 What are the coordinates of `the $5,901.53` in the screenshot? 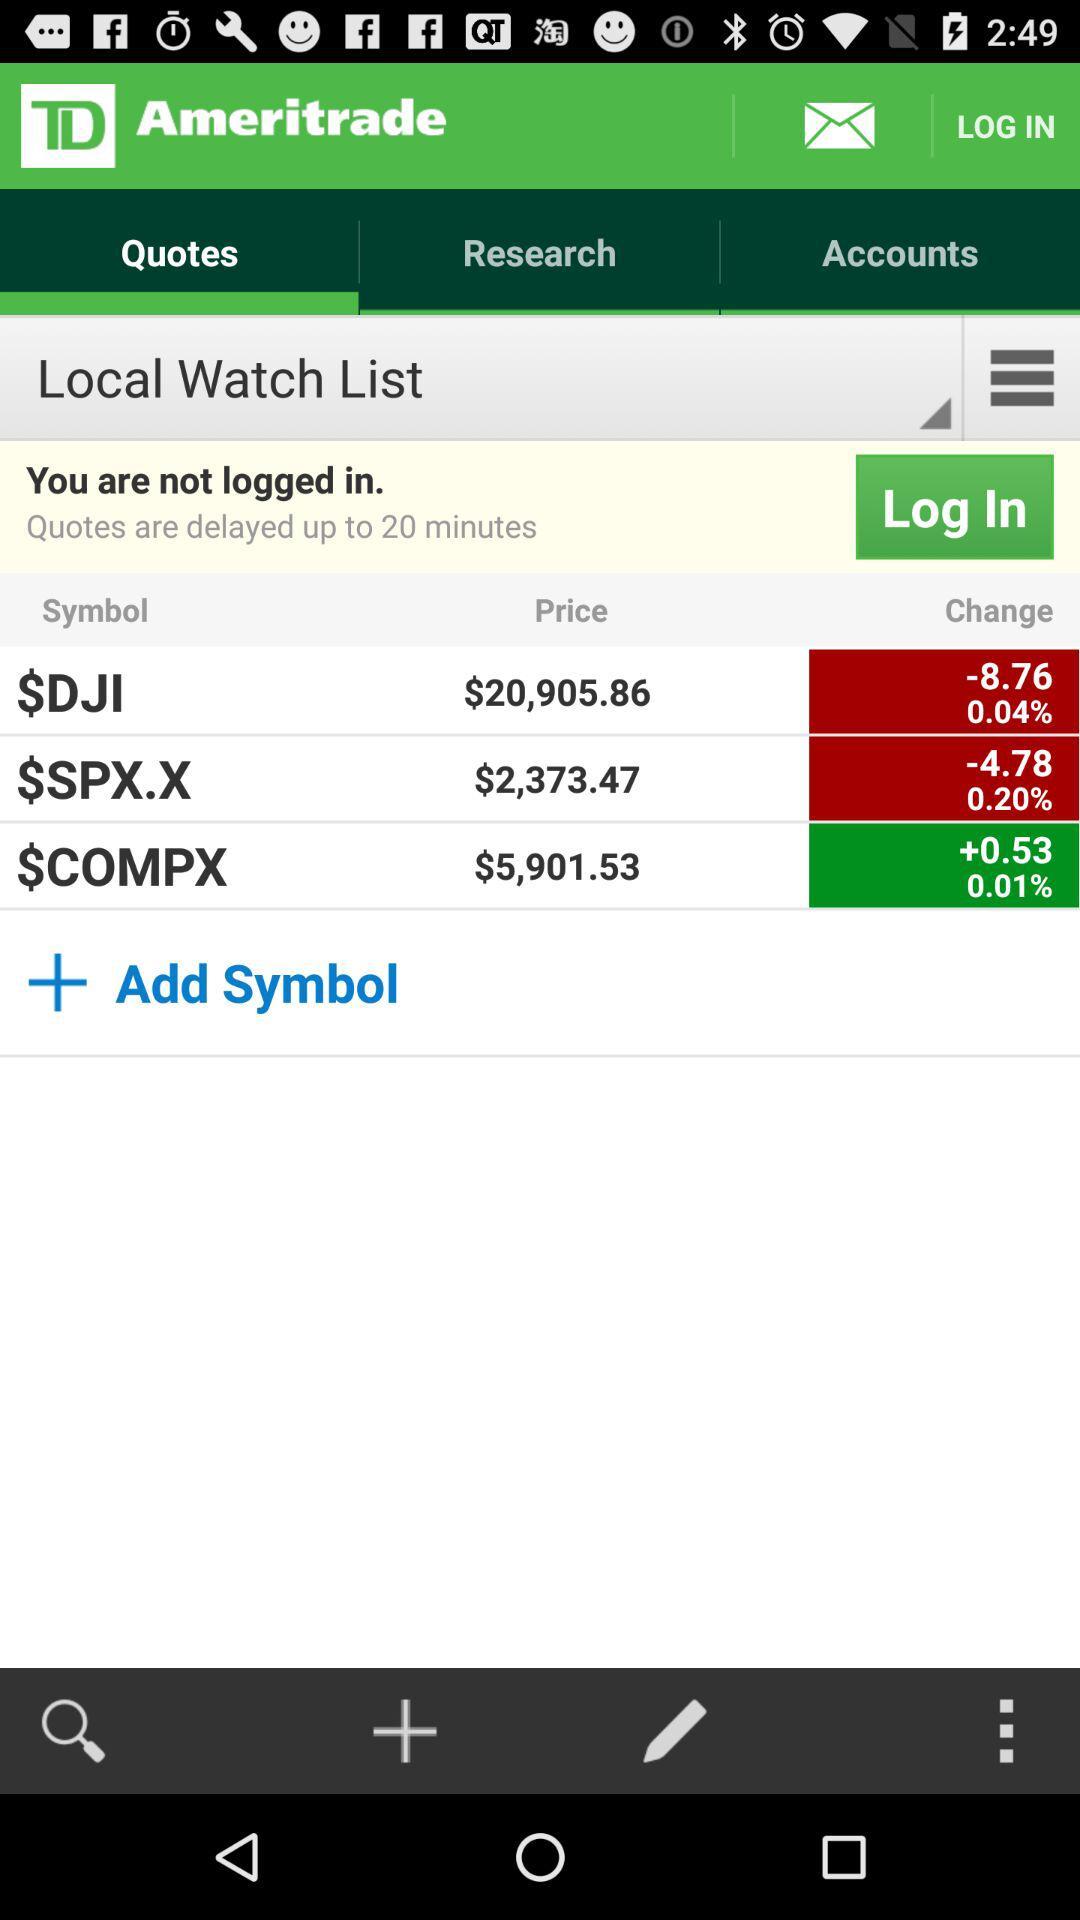 It's located at (557, 865).